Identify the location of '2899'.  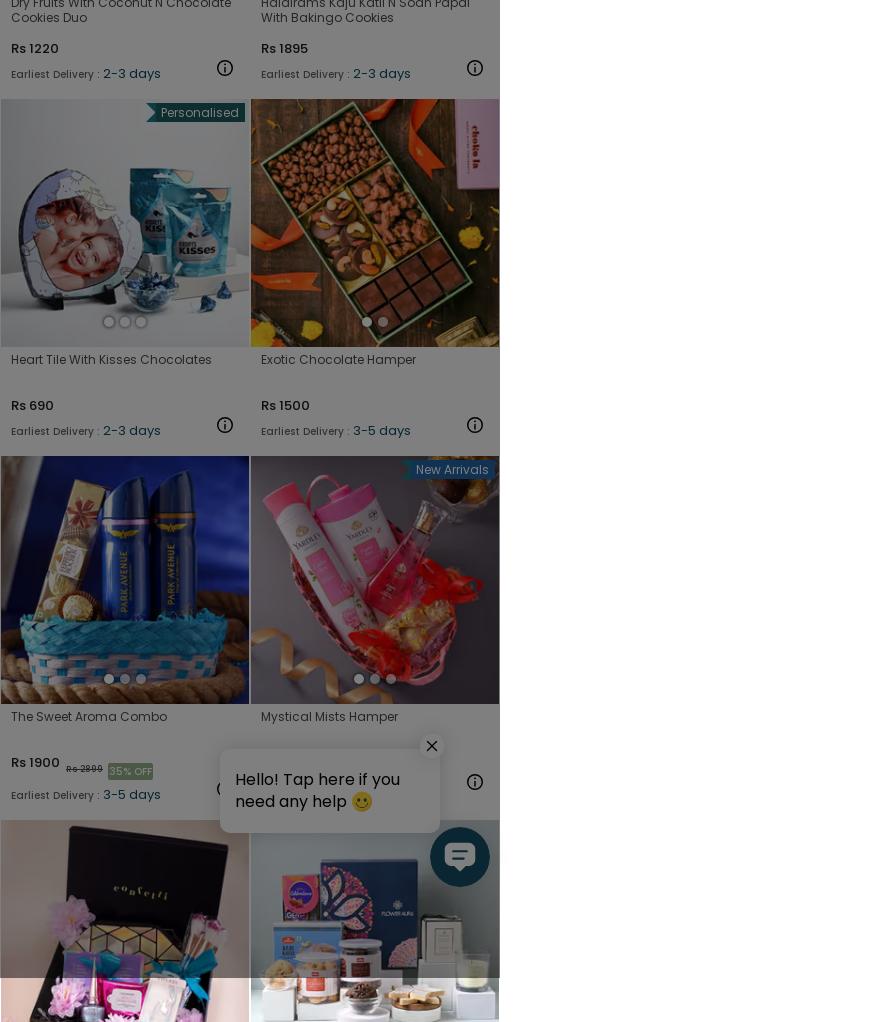
(90, 768).